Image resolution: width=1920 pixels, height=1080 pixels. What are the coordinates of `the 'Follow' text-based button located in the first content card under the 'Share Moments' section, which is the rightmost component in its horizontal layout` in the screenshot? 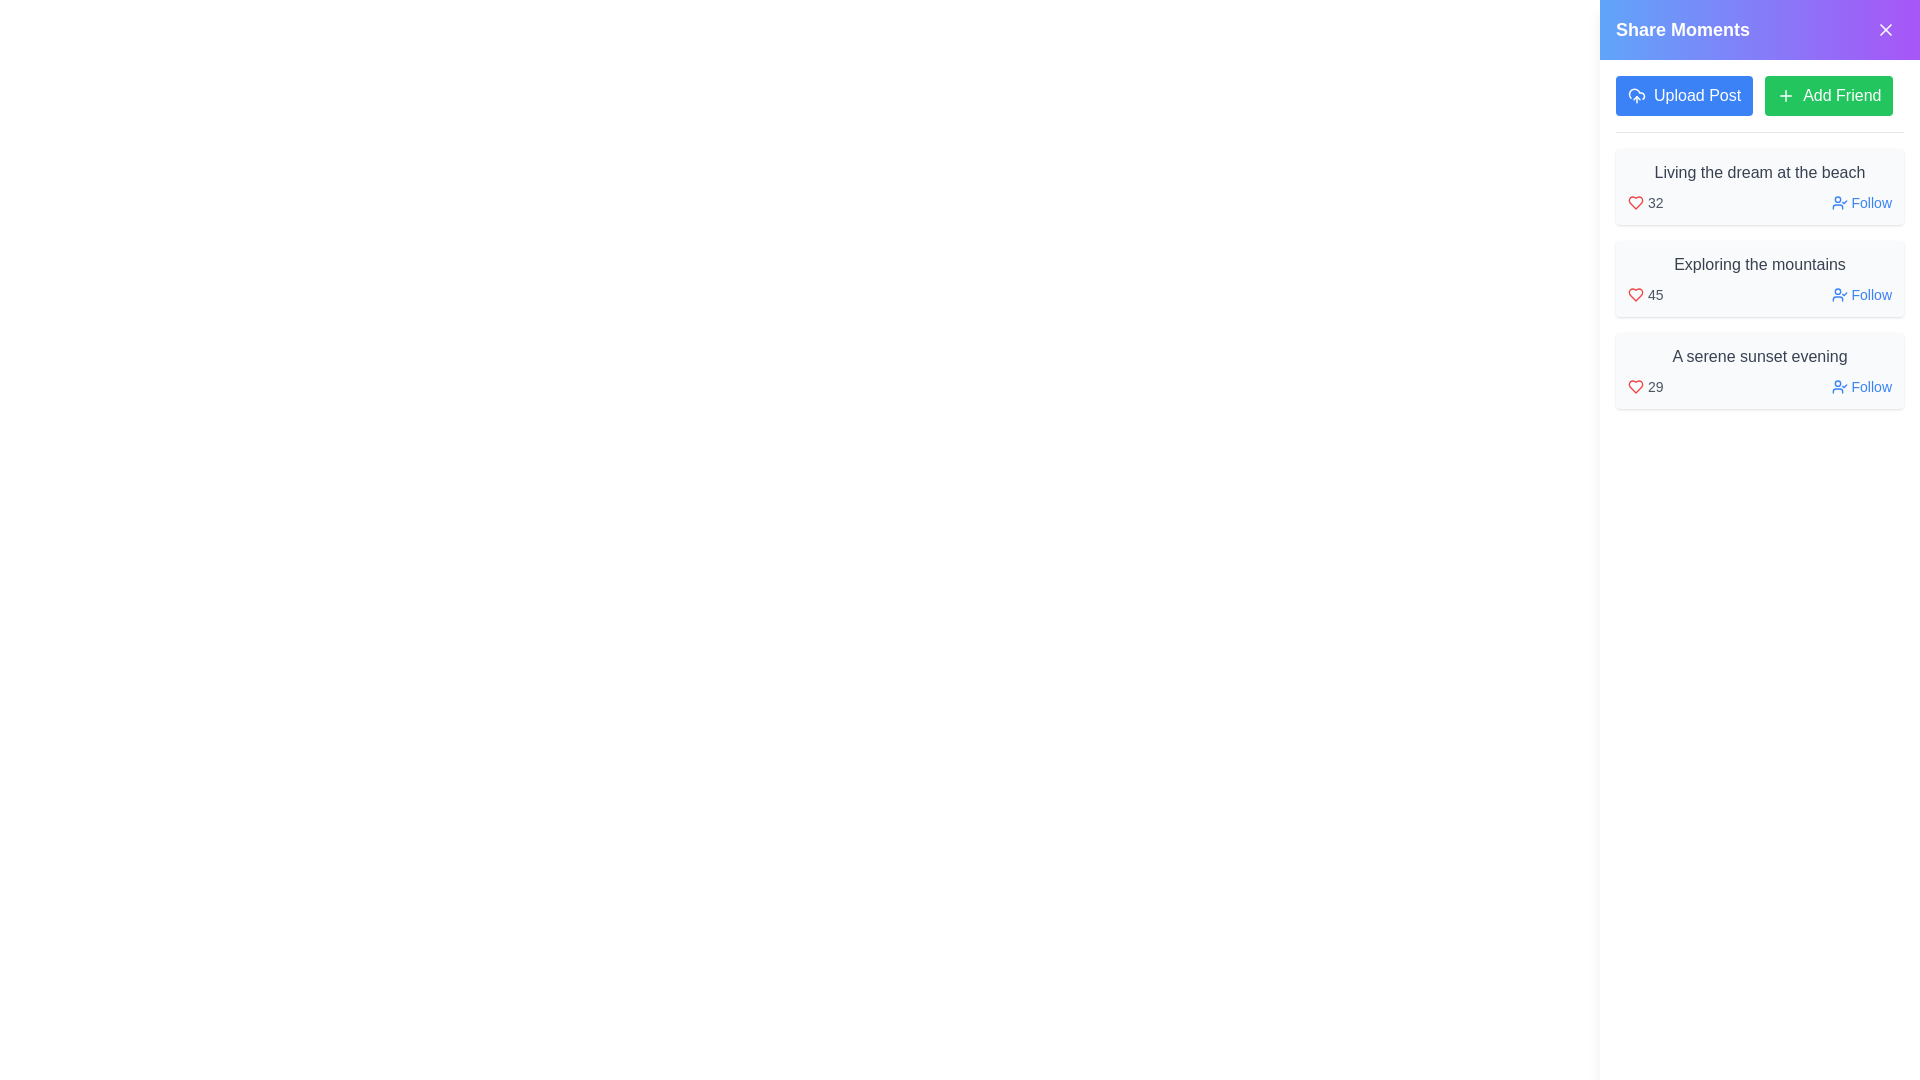 It's located at (1870, 203).